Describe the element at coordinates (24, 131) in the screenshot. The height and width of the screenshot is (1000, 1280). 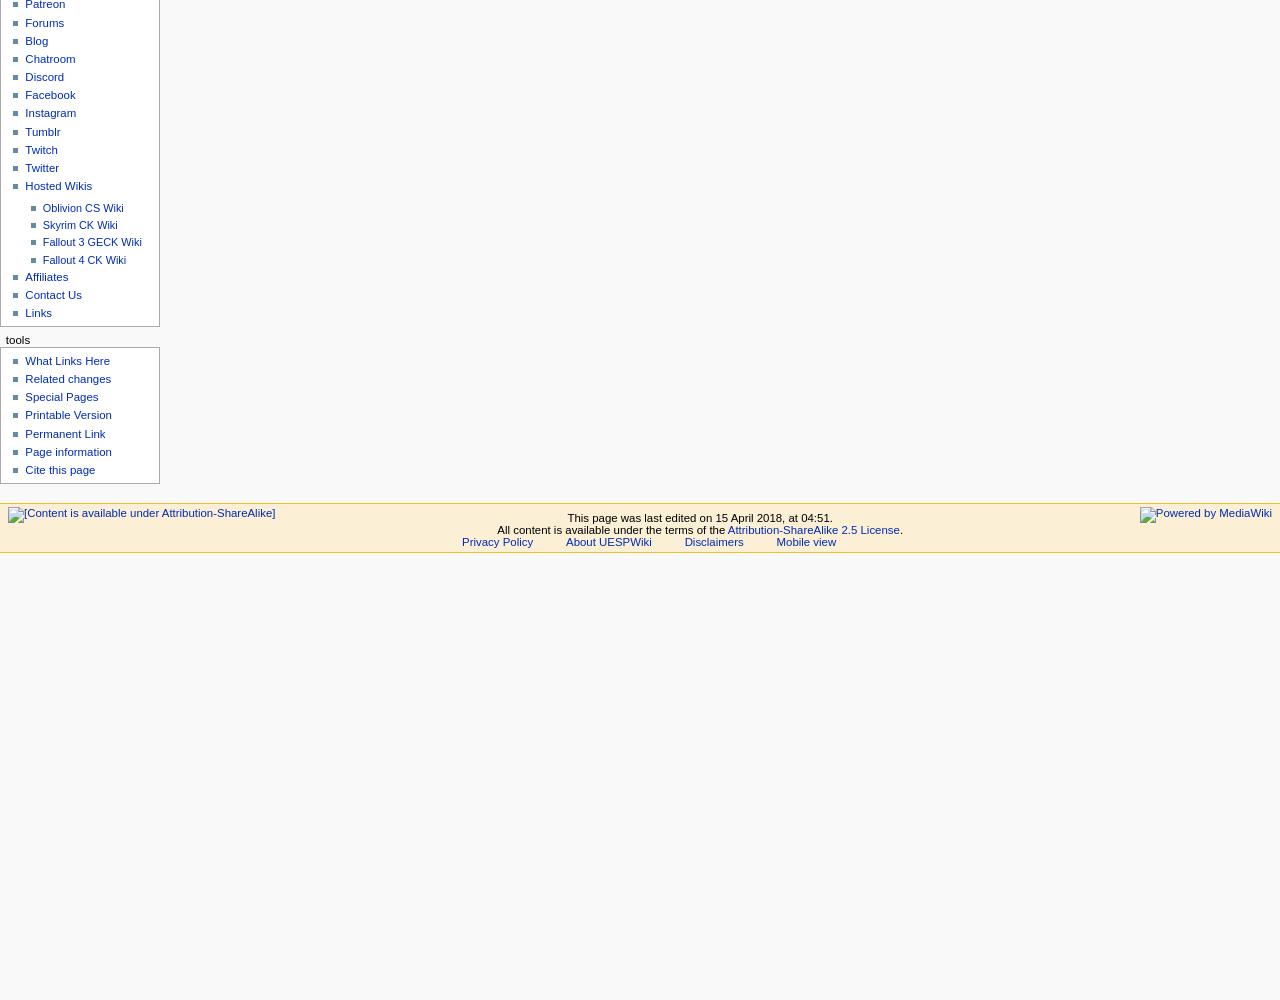
I see `'Tumblr'` at that location.